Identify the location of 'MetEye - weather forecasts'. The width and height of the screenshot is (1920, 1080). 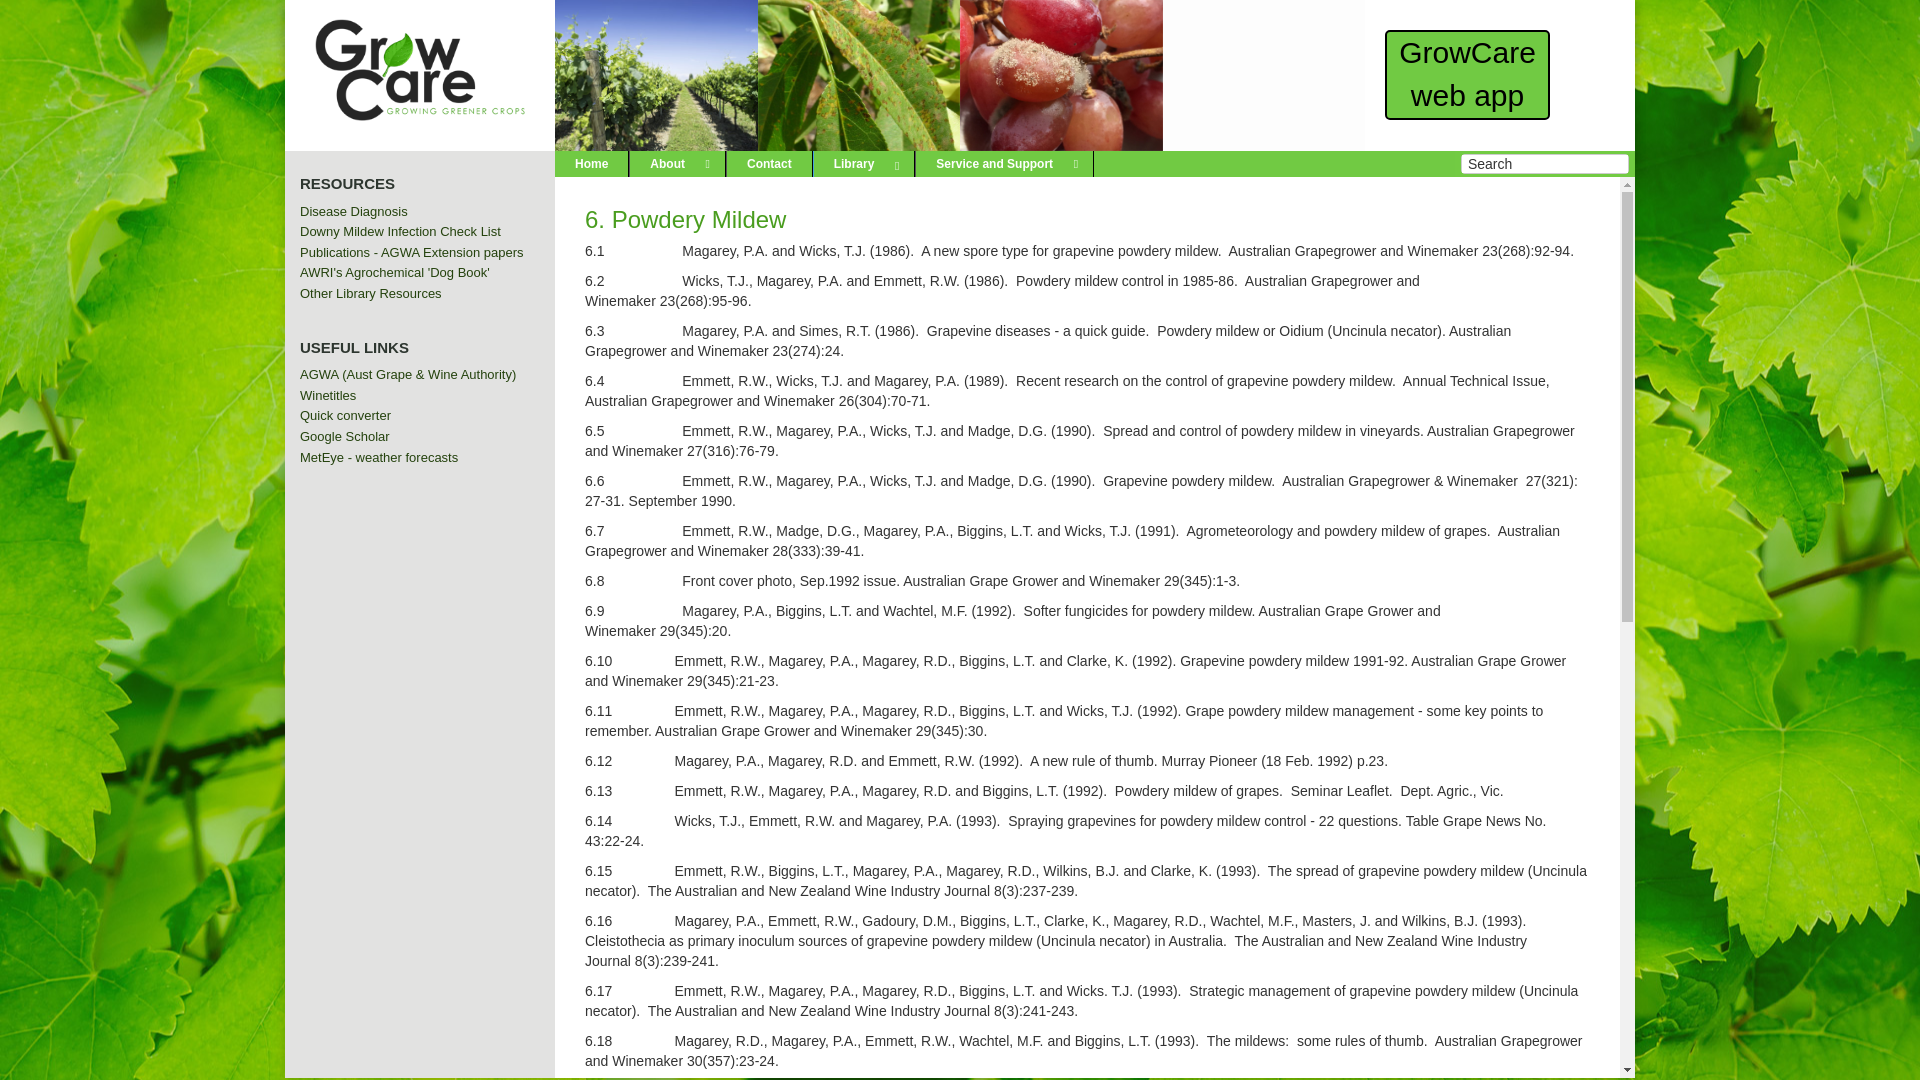
(379, 457).